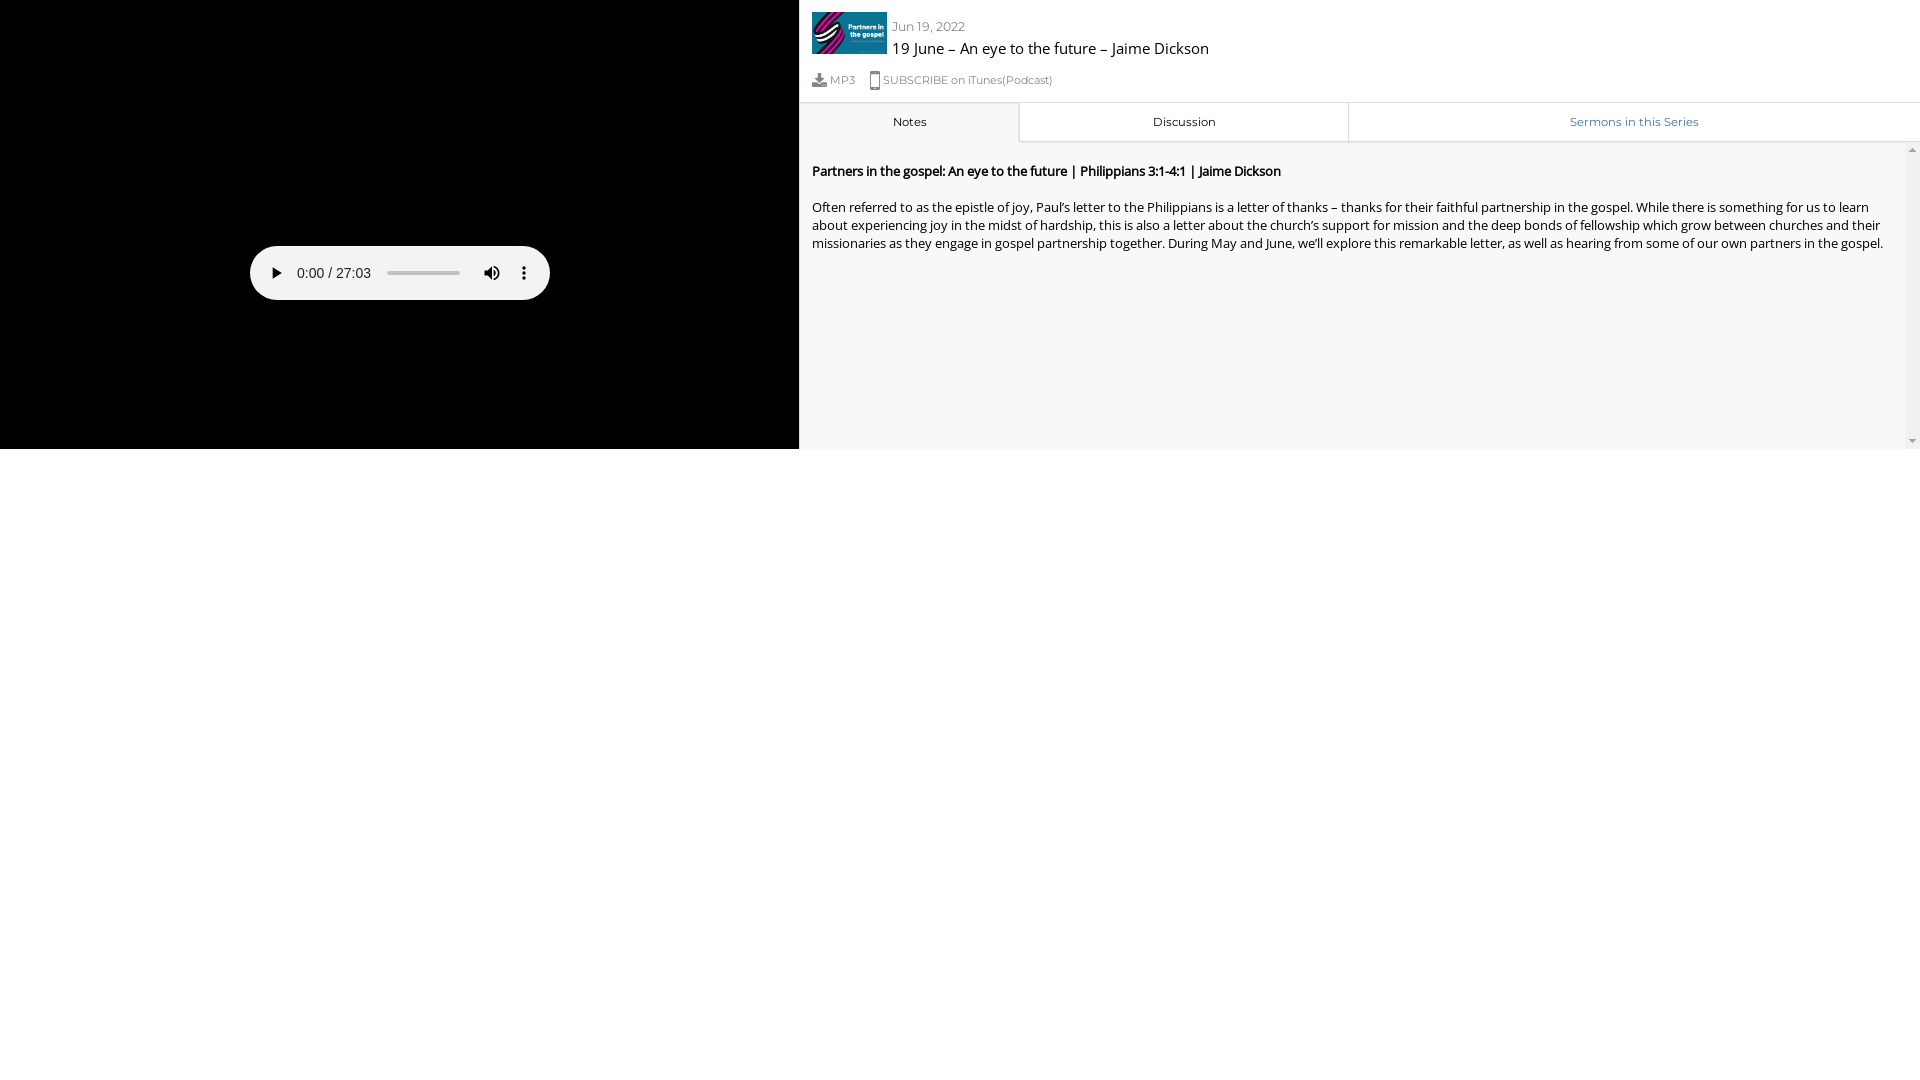 Image resolution: width=1920 pixels, height=1080 pixels. I want to click on 'MP3', so click(840, 79).